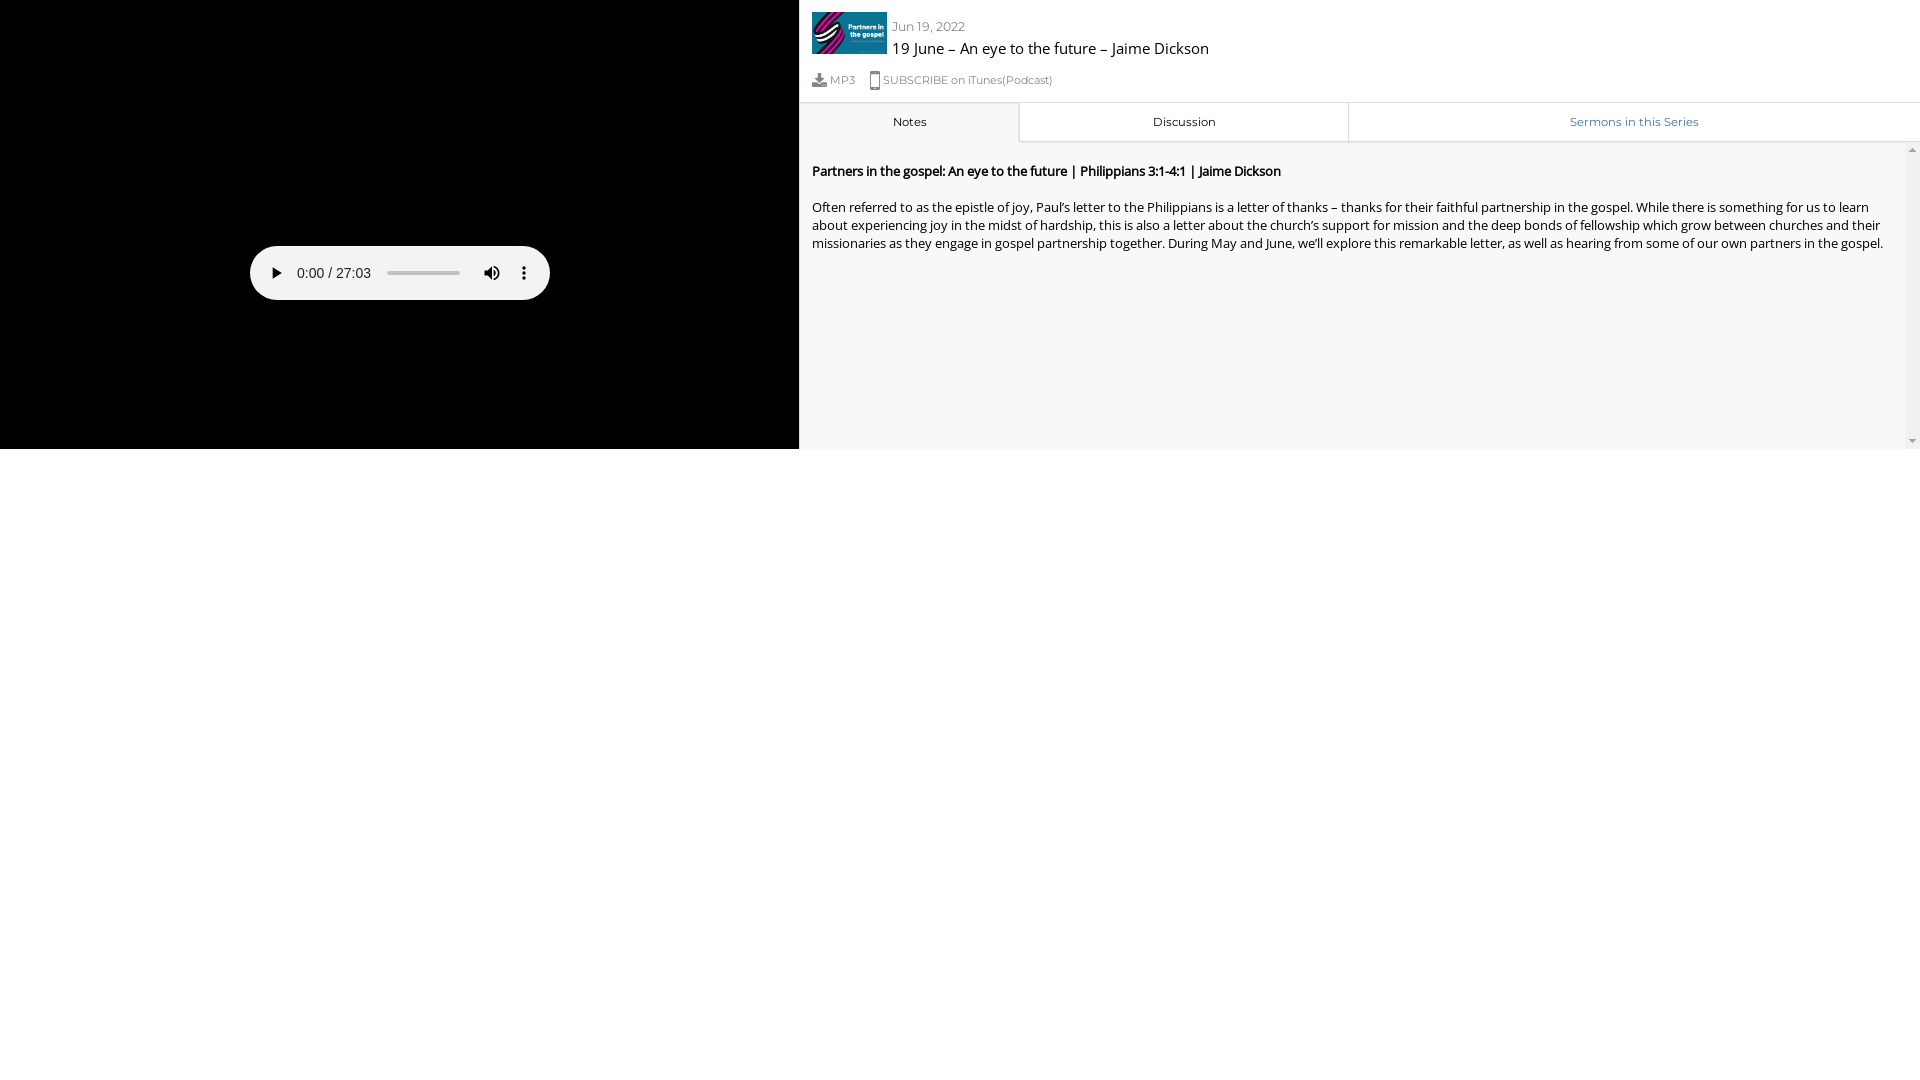 Image resolution: width=1920 pixels, height=1080 pixels. I want to click on 'MP3', so click(840, 79).